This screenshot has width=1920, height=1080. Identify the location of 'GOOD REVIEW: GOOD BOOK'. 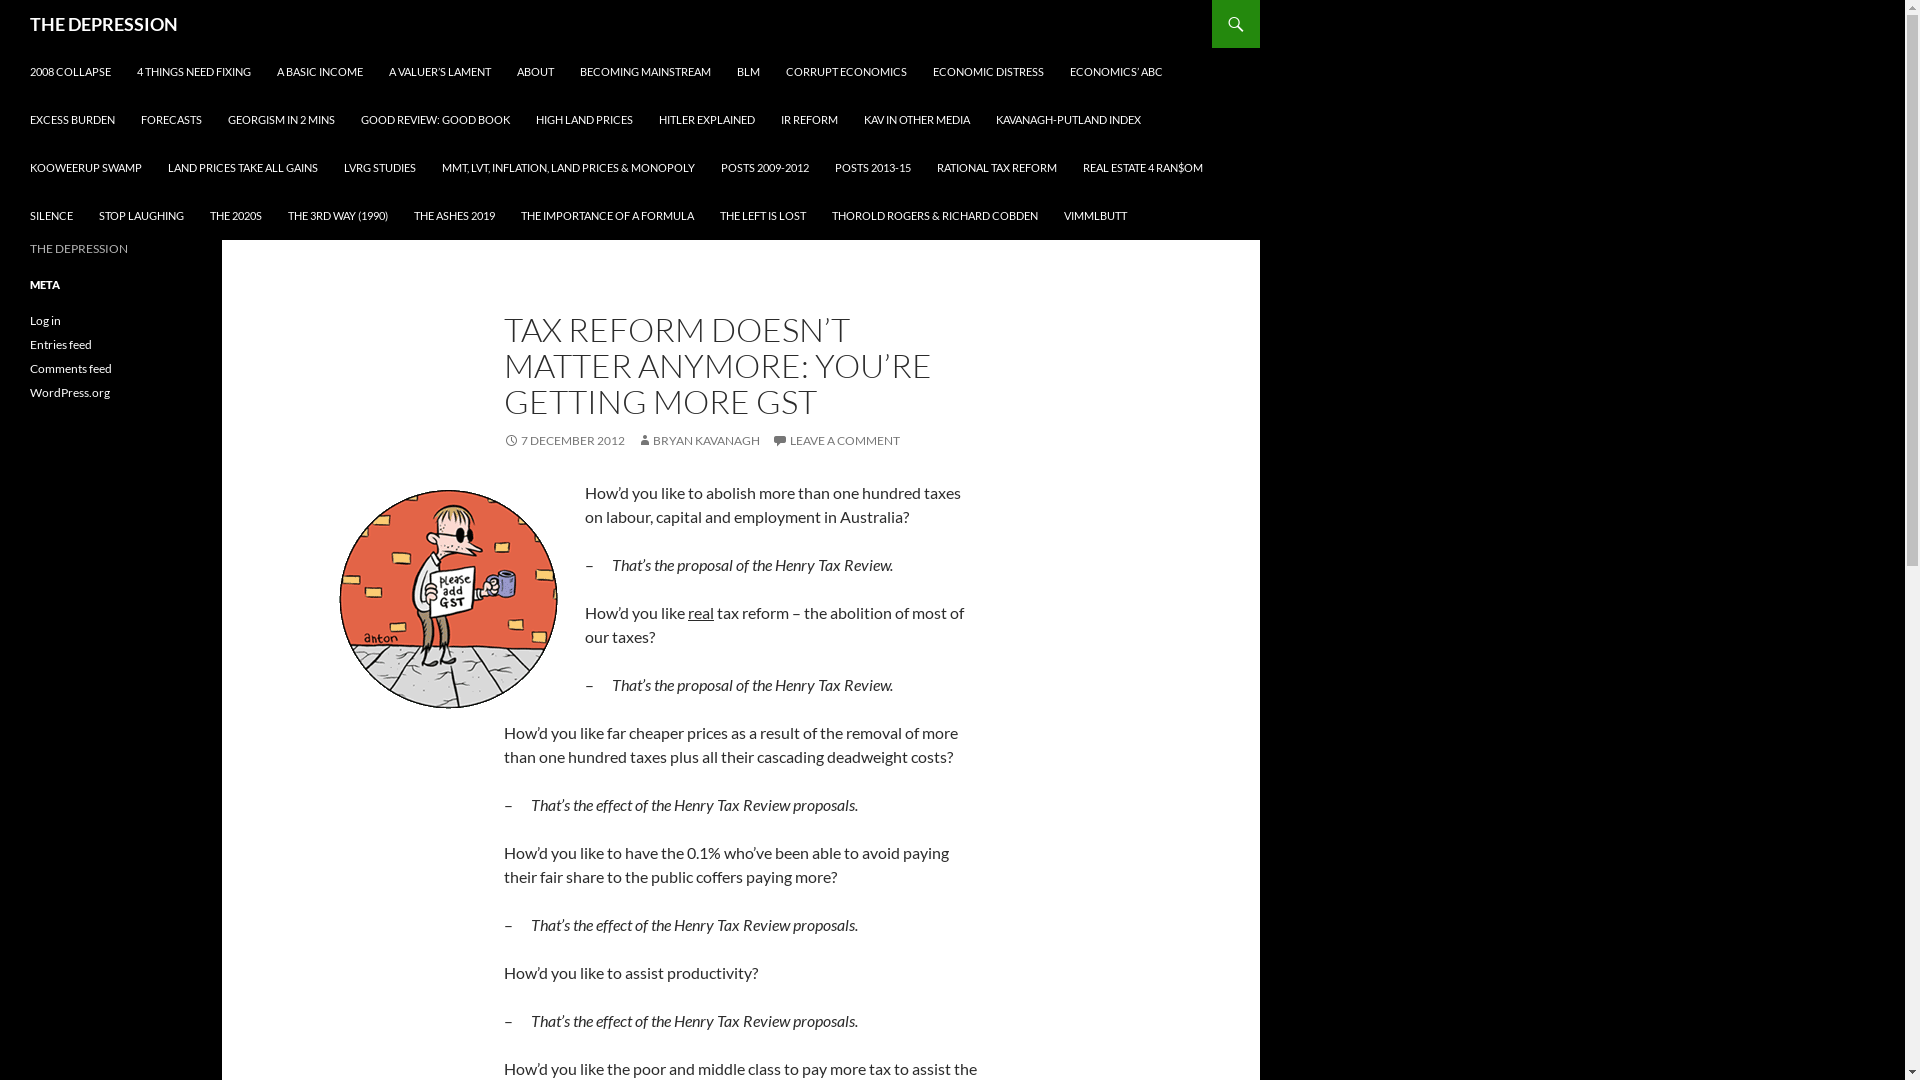
(434, 119).